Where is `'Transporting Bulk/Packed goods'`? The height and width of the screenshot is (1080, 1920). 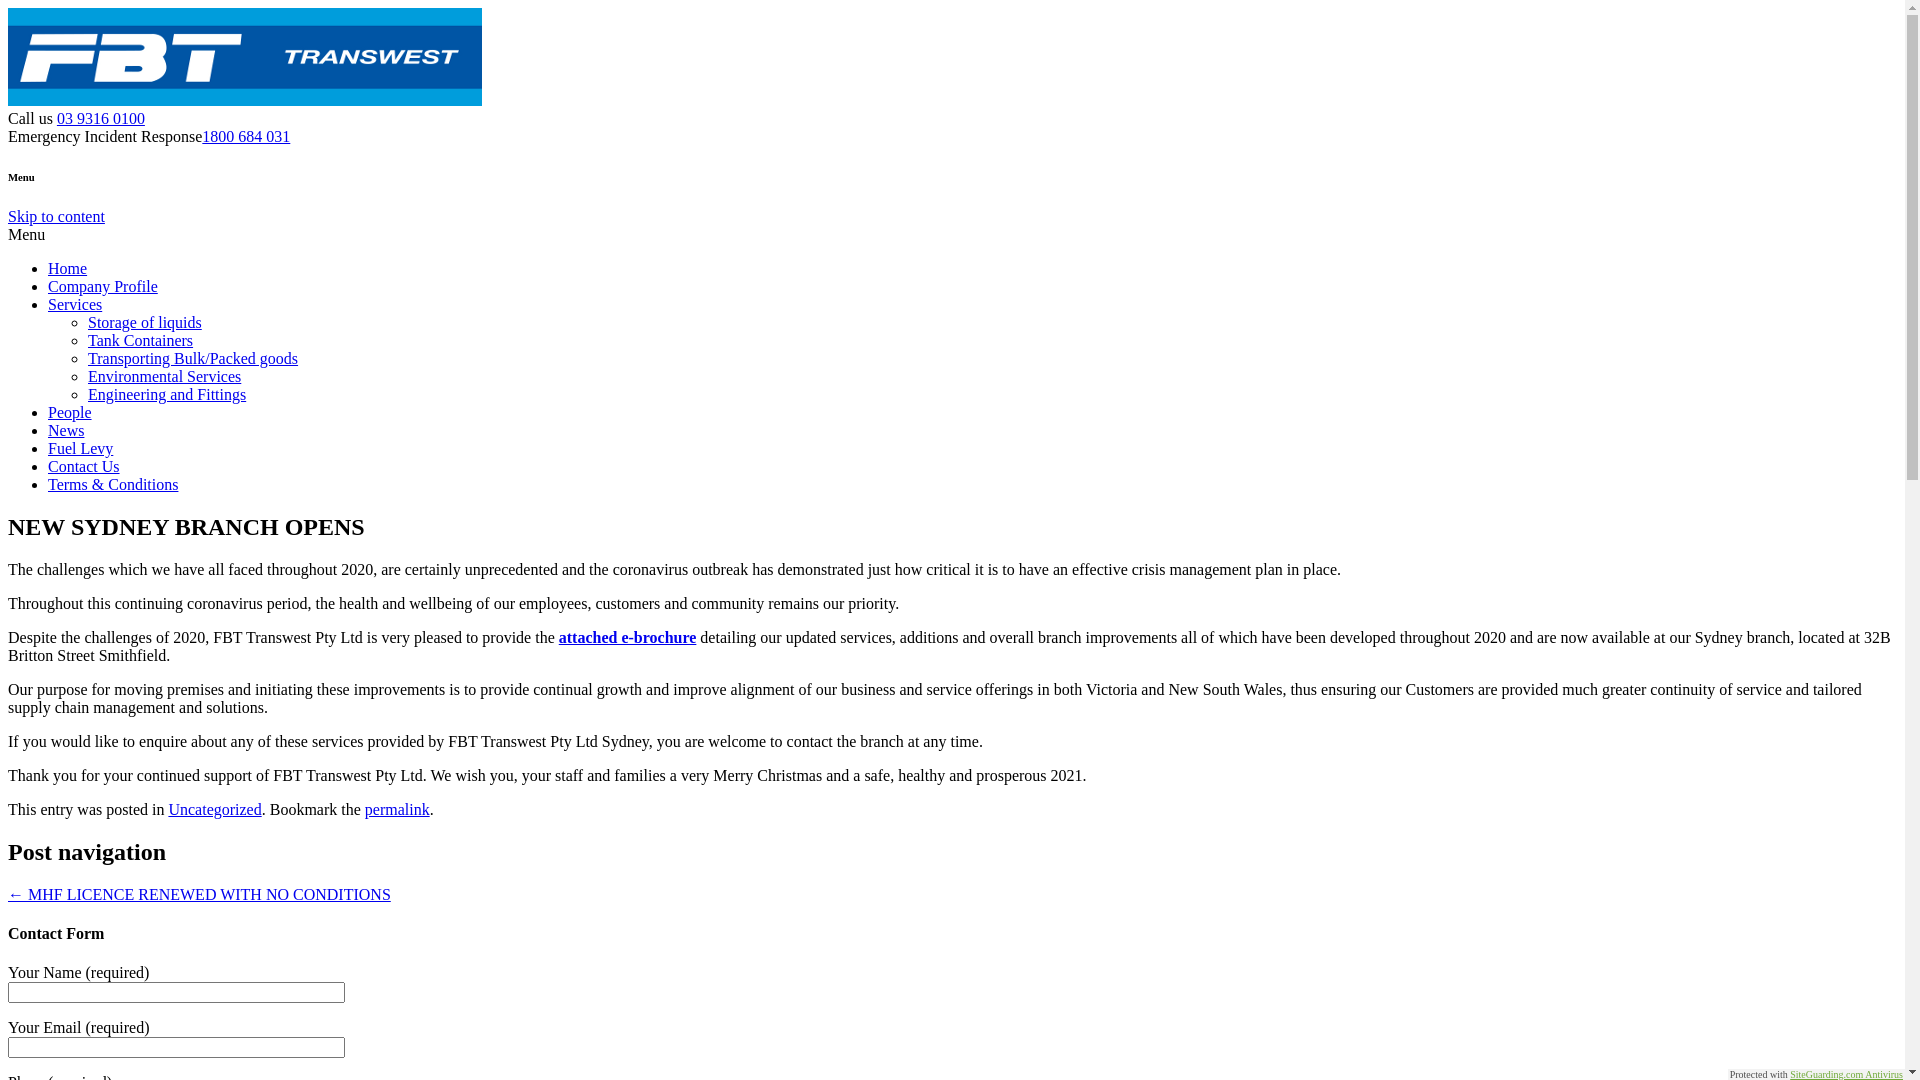 'Transporting Bulk/Packed goods' is located at coordinates (192, 357).